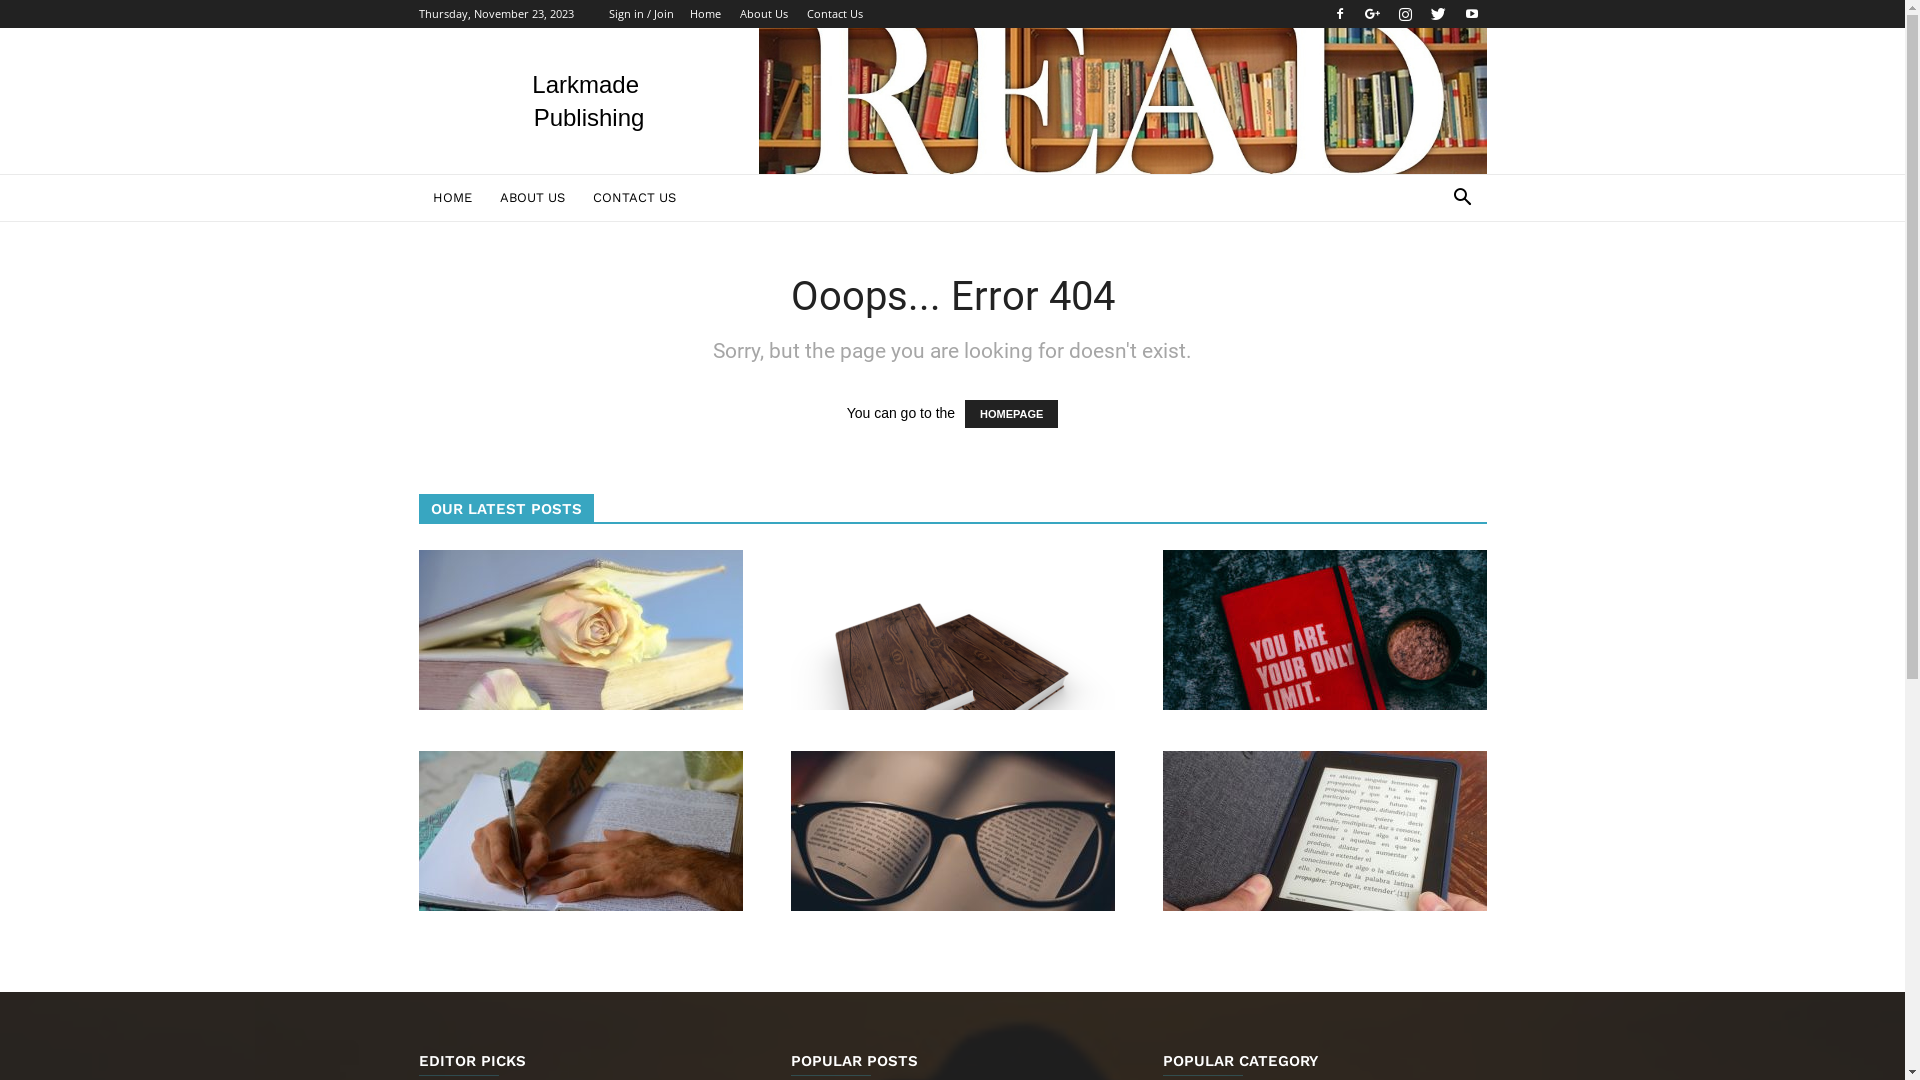 This screenshot has width=1920, height=1080. Describe the element at coordinates (532, 197) in the screenshot. I see `'ABOUT US'` at that location.